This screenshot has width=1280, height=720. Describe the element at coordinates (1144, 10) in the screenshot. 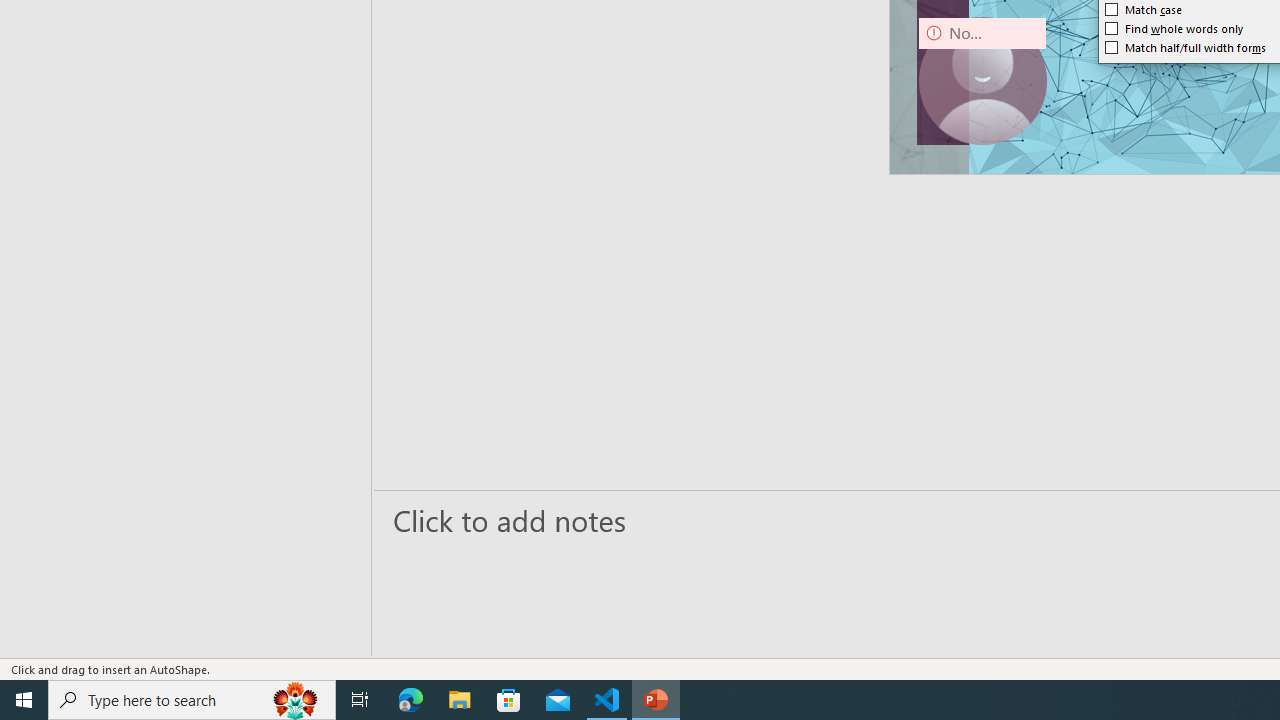

I see `'Match case'` at that location.